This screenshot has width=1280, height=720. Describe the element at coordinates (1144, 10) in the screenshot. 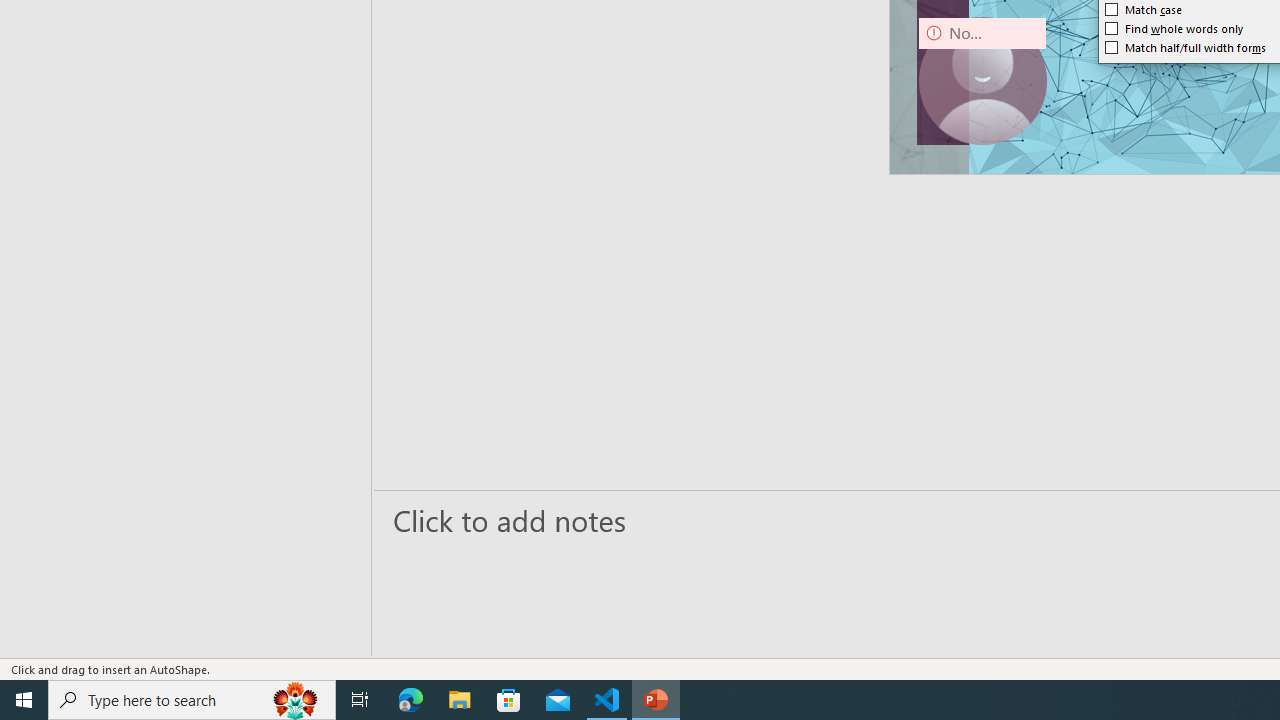

I see `'Match case'` at that location.